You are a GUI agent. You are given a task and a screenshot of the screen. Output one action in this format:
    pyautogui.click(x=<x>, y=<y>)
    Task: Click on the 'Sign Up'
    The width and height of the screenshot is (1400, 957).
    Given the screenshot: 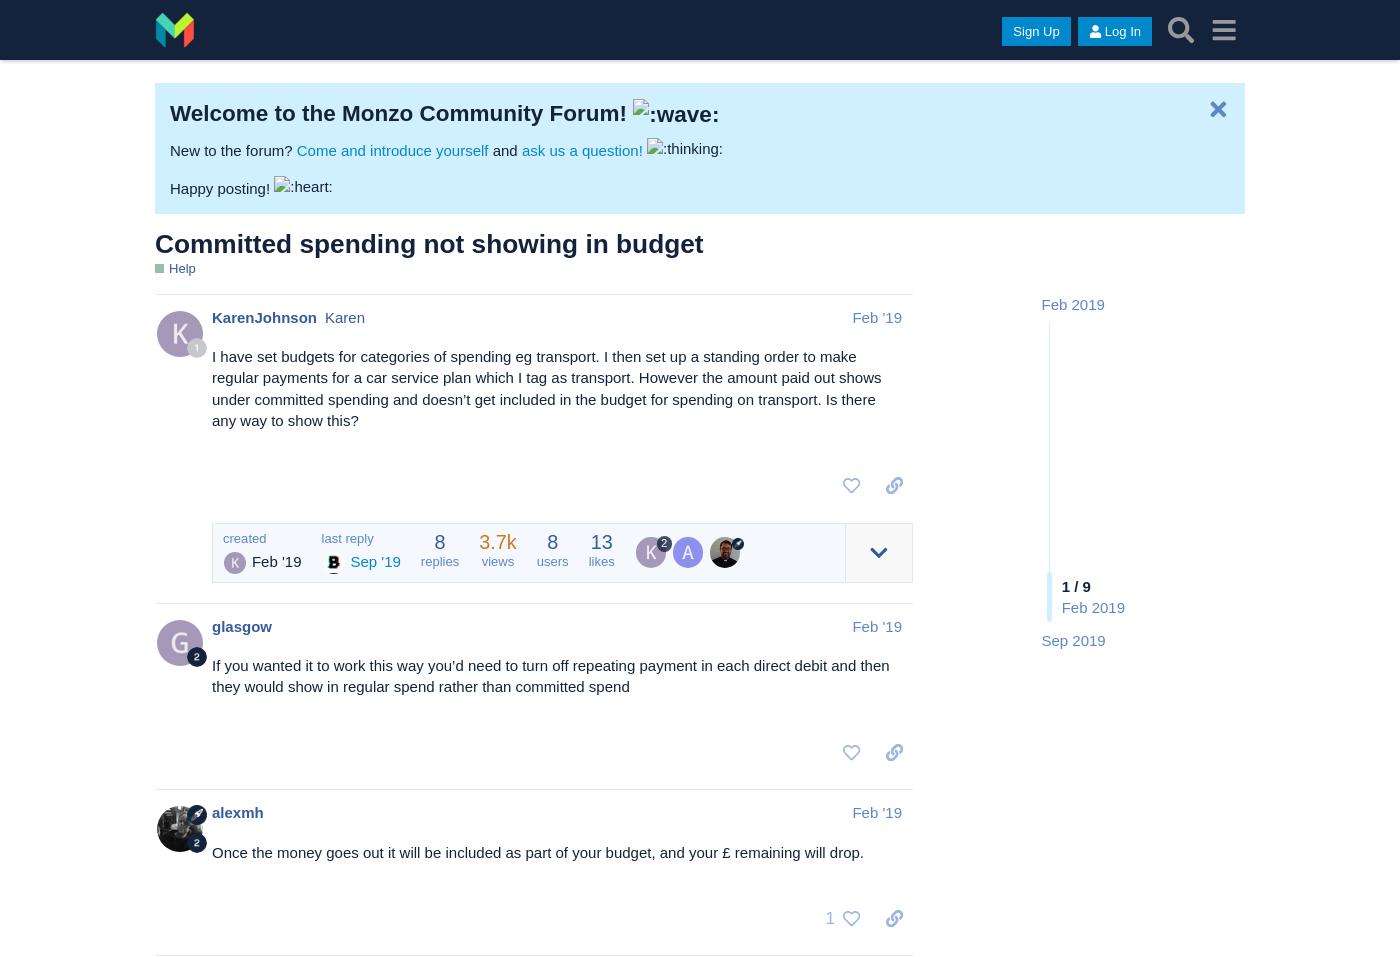 What is the action you would take?
    pyautogui.click(x=1013, y=30)
    